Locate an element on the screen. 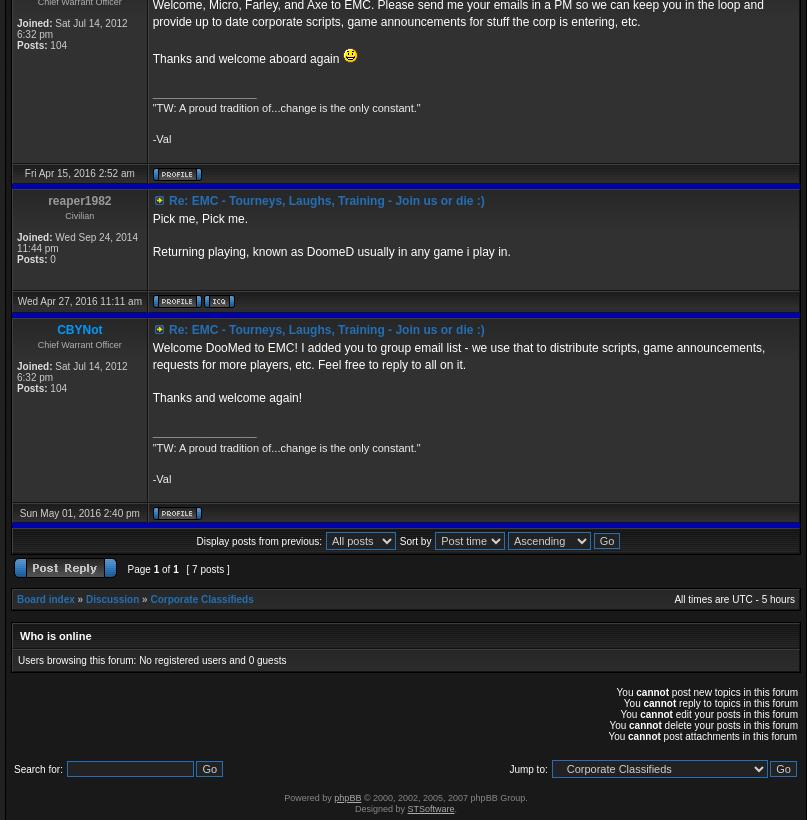 The image size is (807, 820). 'post attachments in this forum' is located at coordinates (659, 735).